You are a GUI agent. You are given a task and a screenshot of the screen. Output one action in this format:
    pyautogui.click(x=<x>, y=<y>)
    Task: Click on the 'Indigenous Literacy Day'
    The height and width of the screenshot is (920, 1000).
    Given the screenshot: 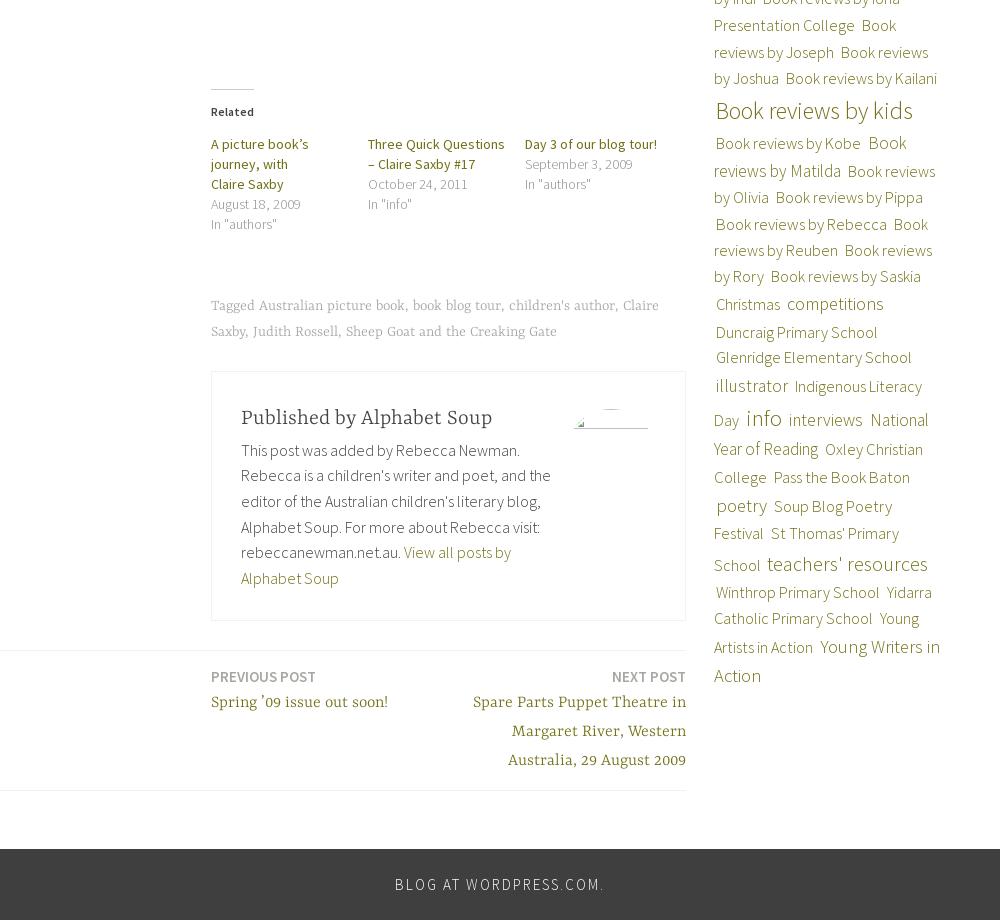 What is the action you would take?
    pyautogui.click(x=816, y=401)
    